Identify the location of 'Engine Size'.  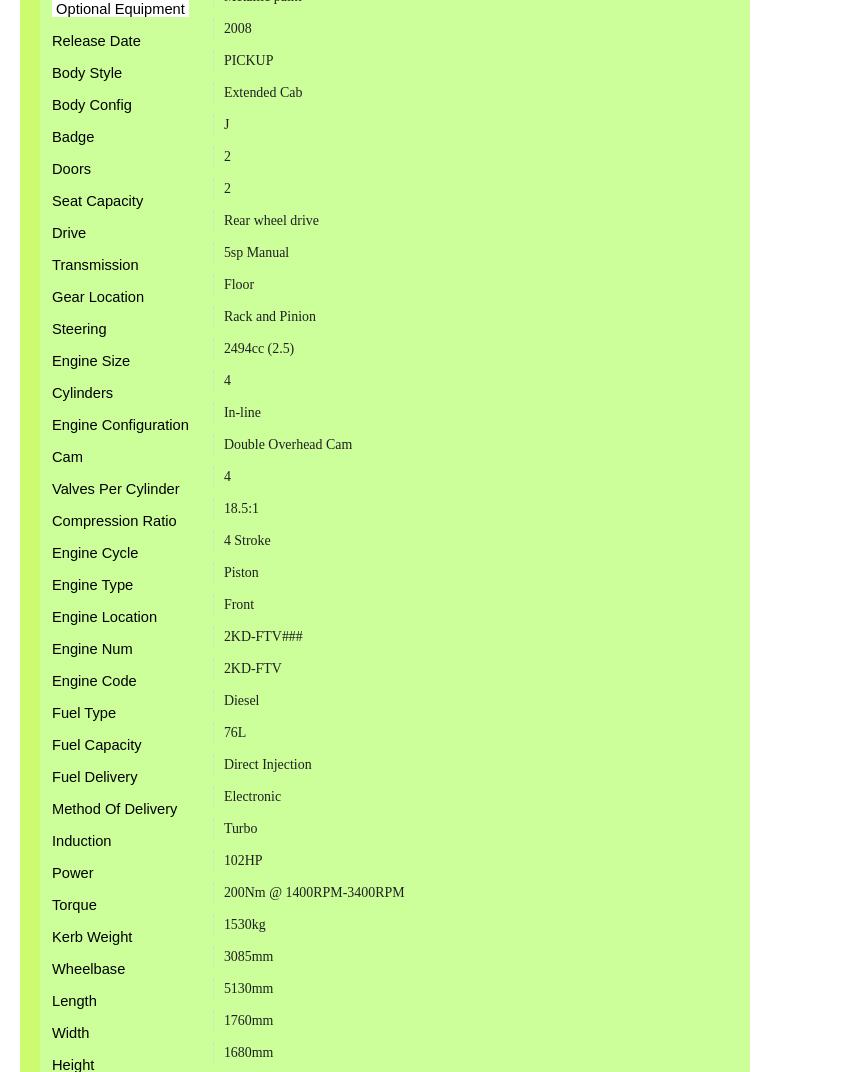
(91, 359).